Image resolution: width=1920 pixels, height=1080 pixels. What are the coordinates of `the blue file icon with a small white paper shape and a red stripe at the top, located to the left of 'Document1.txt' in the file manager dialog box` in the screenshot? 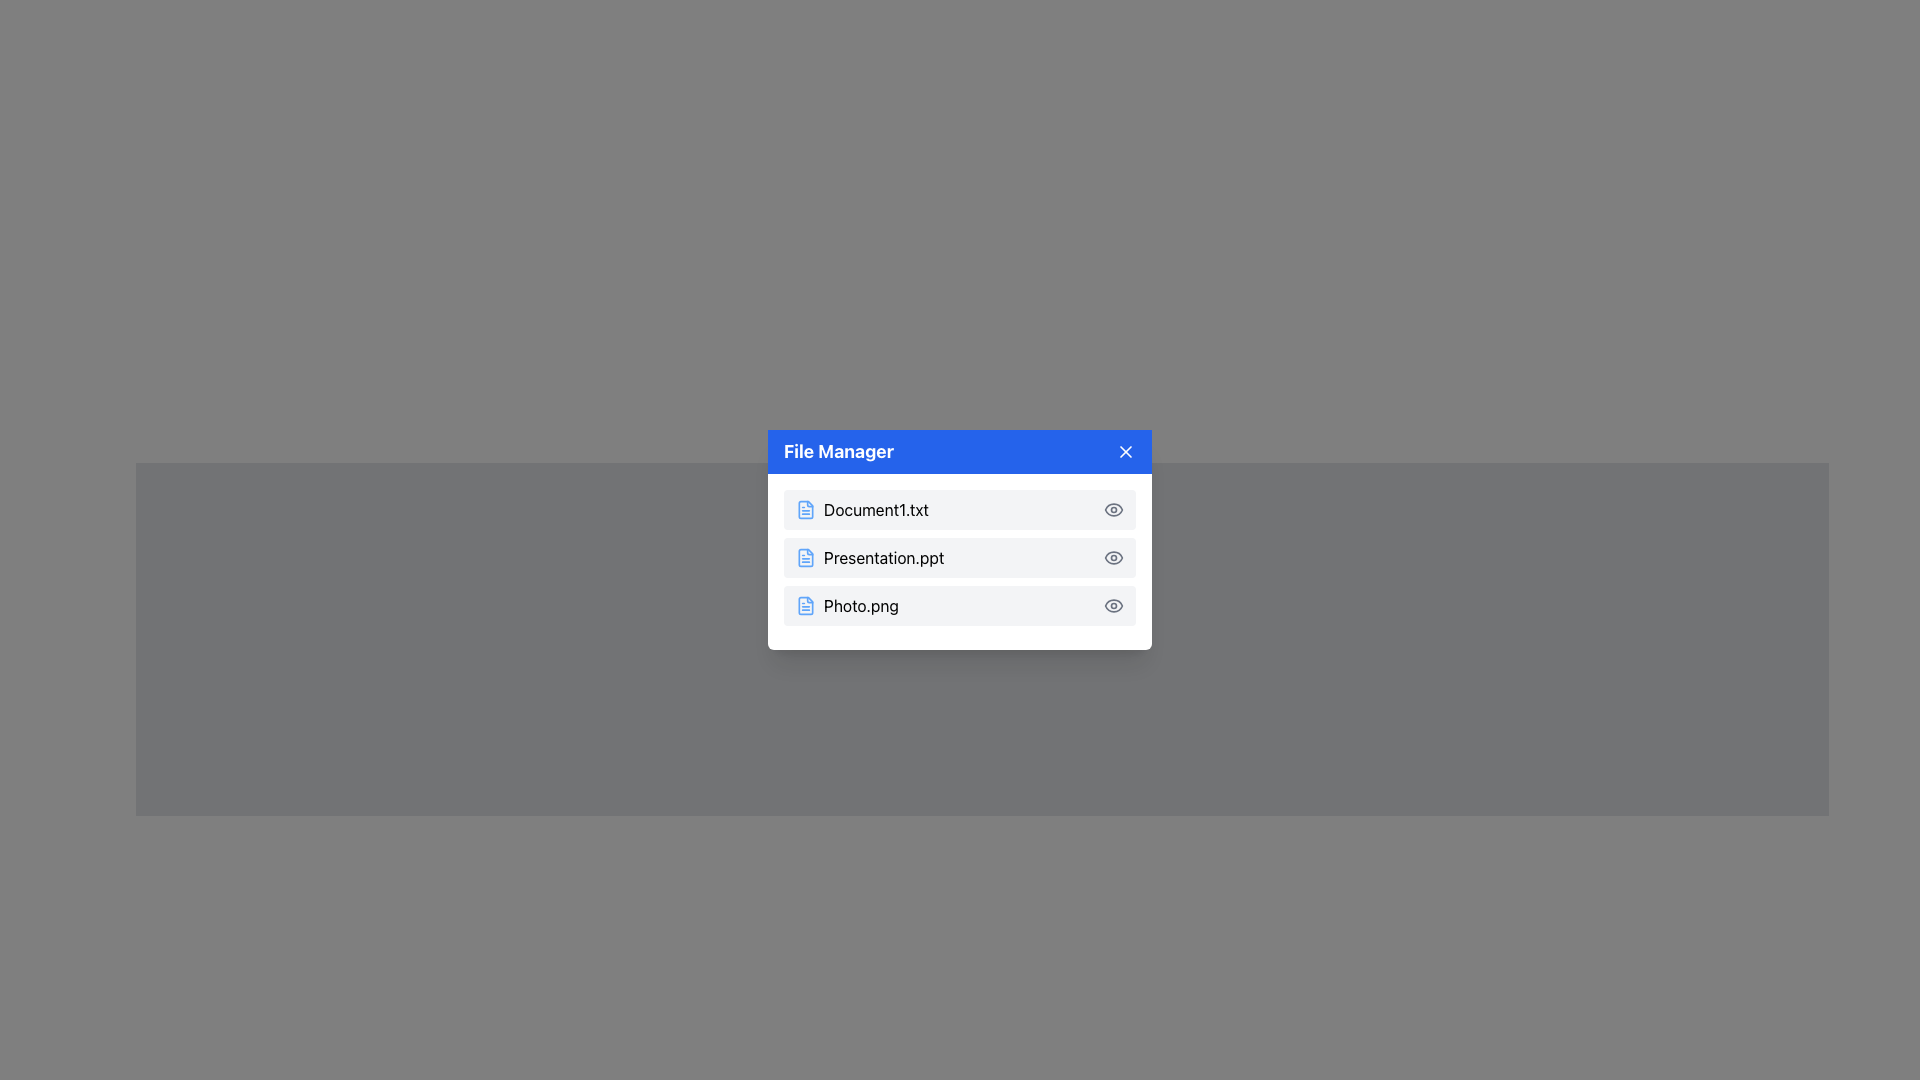 It's located at (806, 508).